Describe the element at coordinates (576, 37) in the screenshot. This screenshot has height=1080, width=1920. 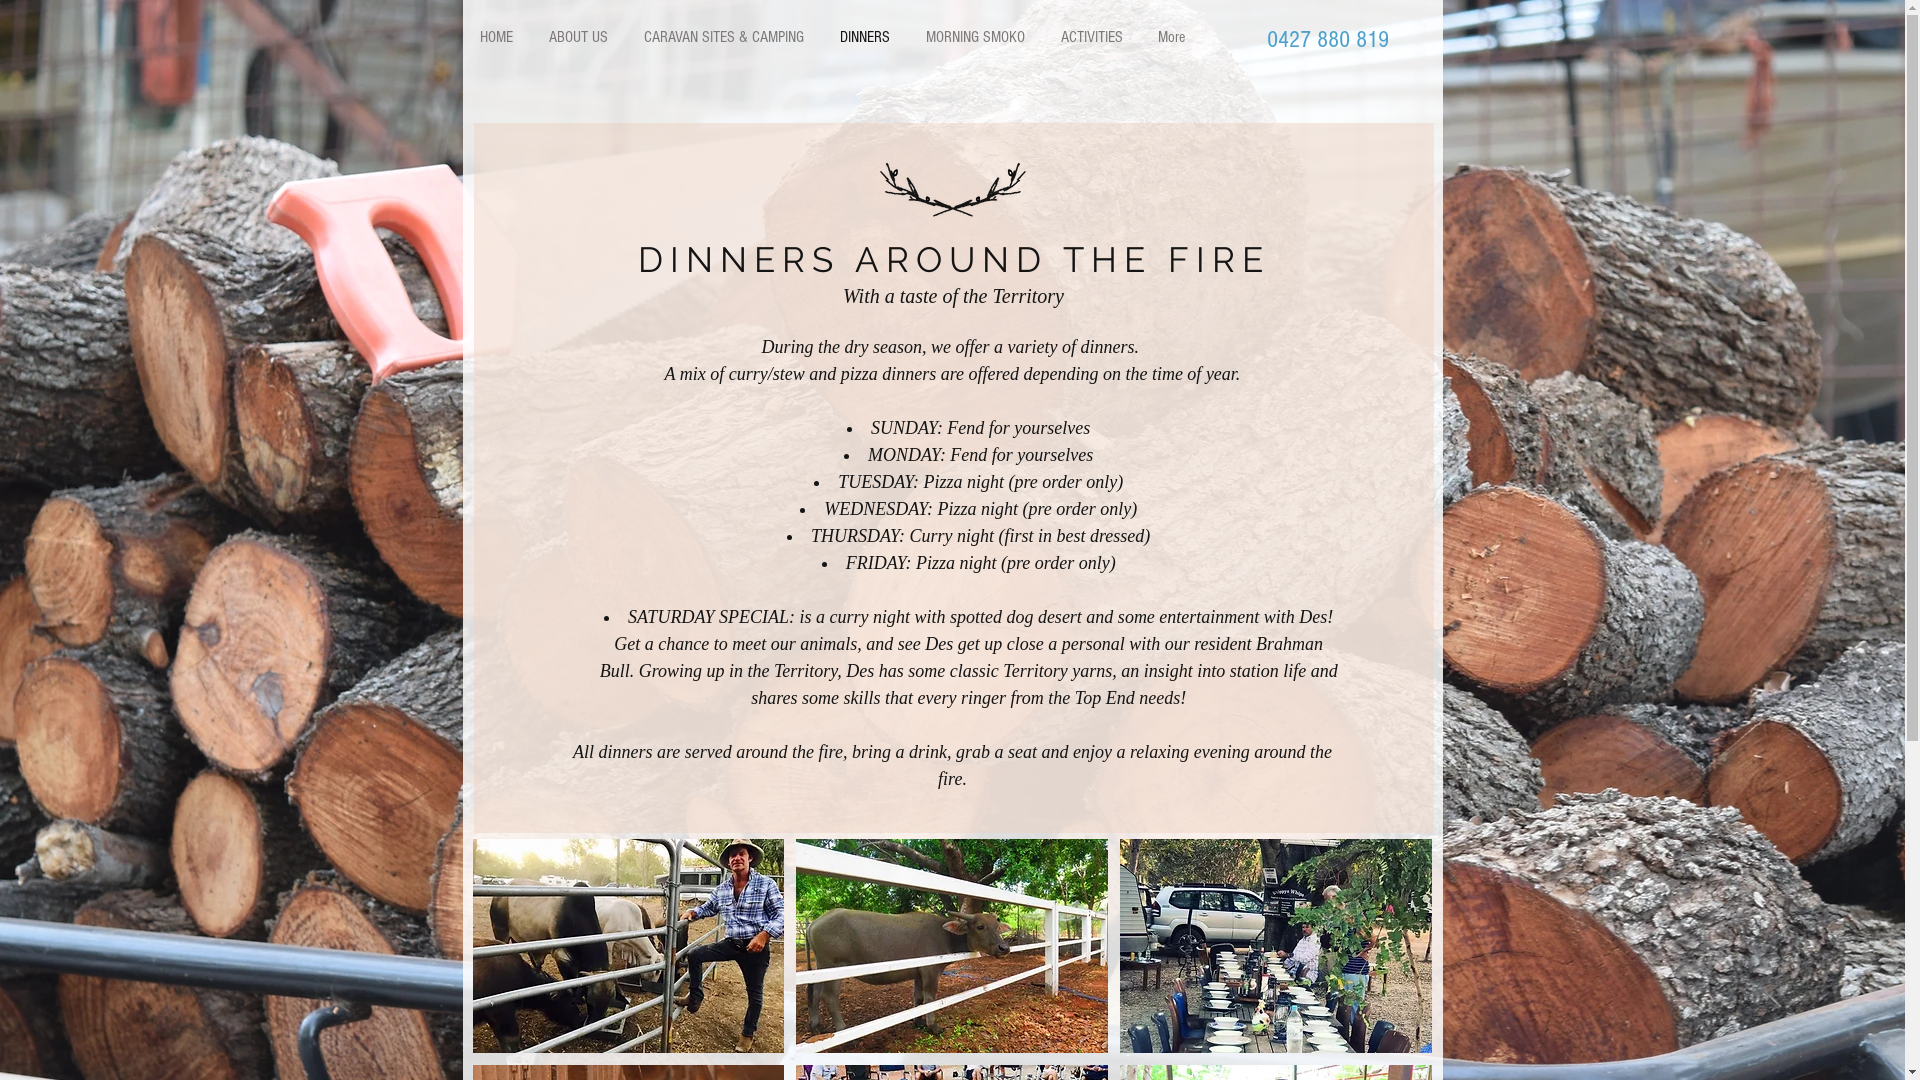
I see `'ABOUT US'` at that location.